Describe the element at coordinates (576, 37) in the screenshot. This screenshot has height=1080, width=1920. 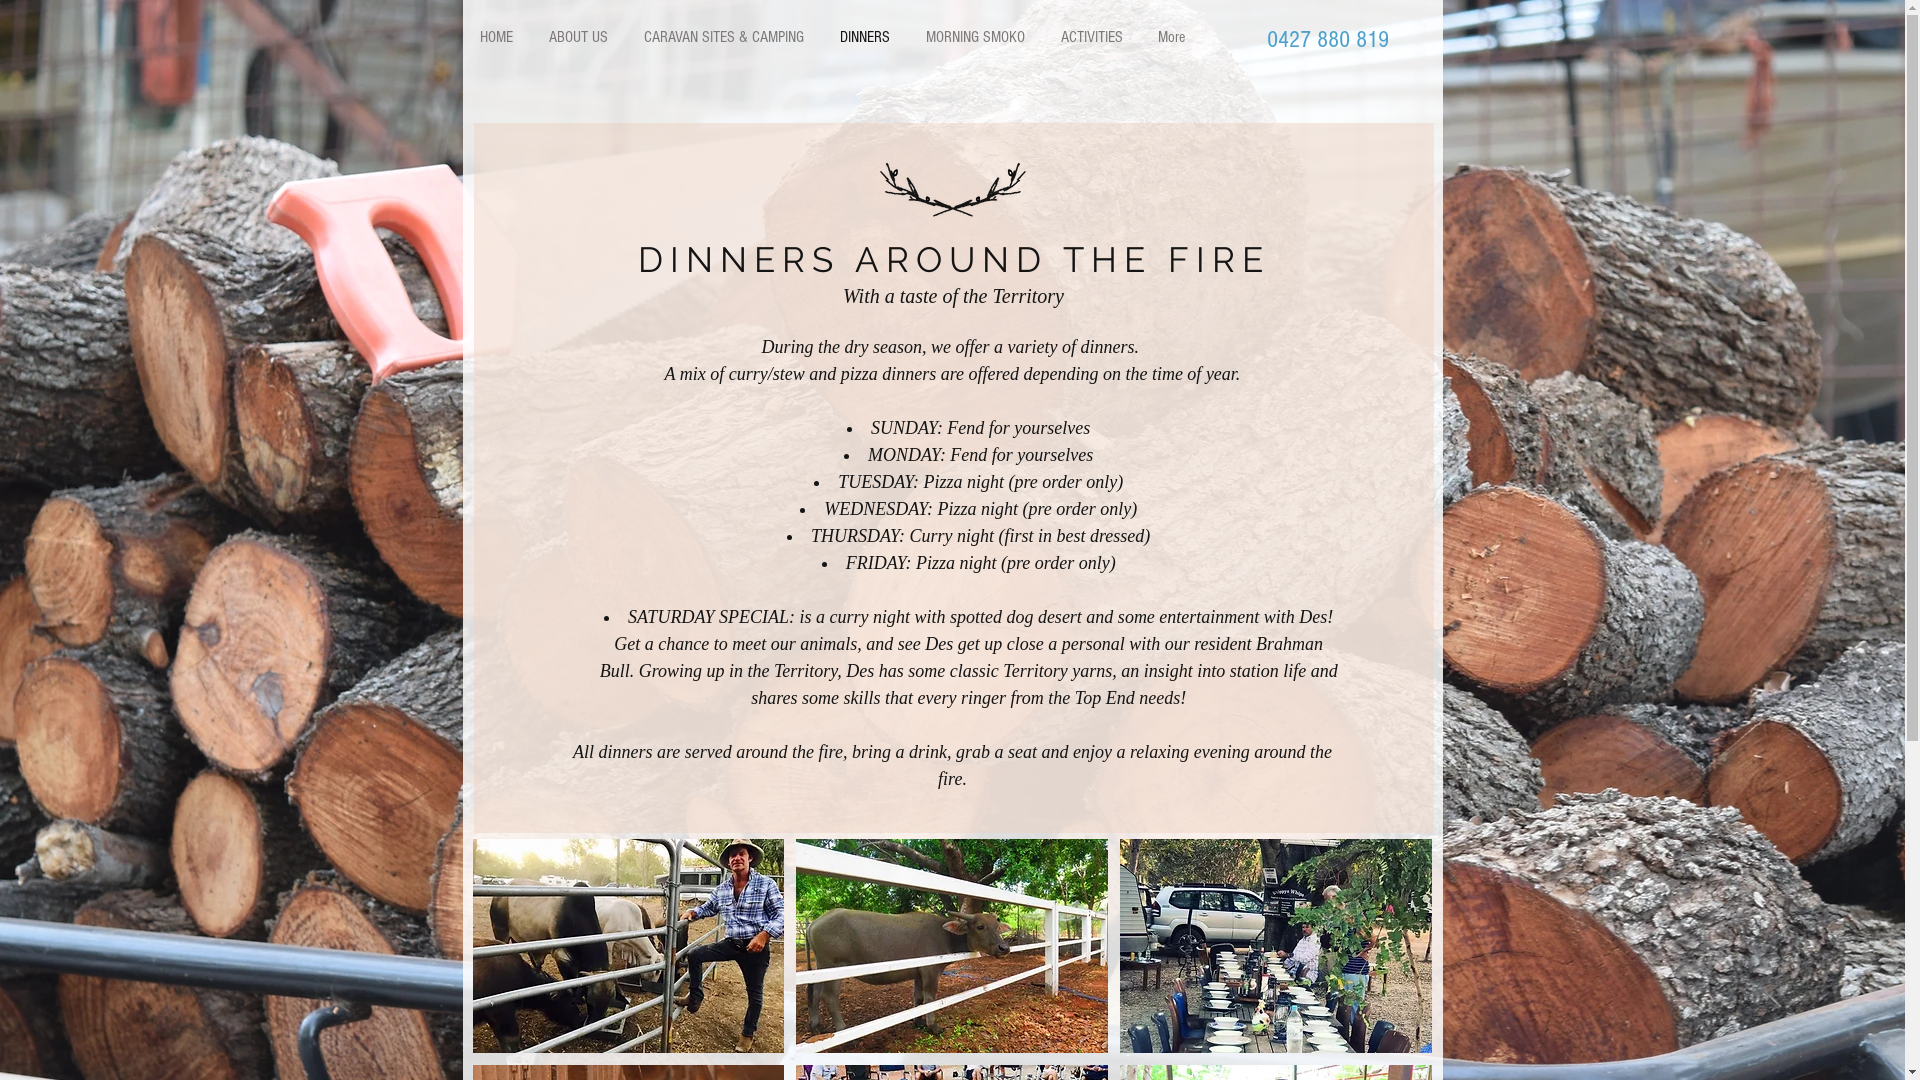
I see `'ABOUT US'` at that location.